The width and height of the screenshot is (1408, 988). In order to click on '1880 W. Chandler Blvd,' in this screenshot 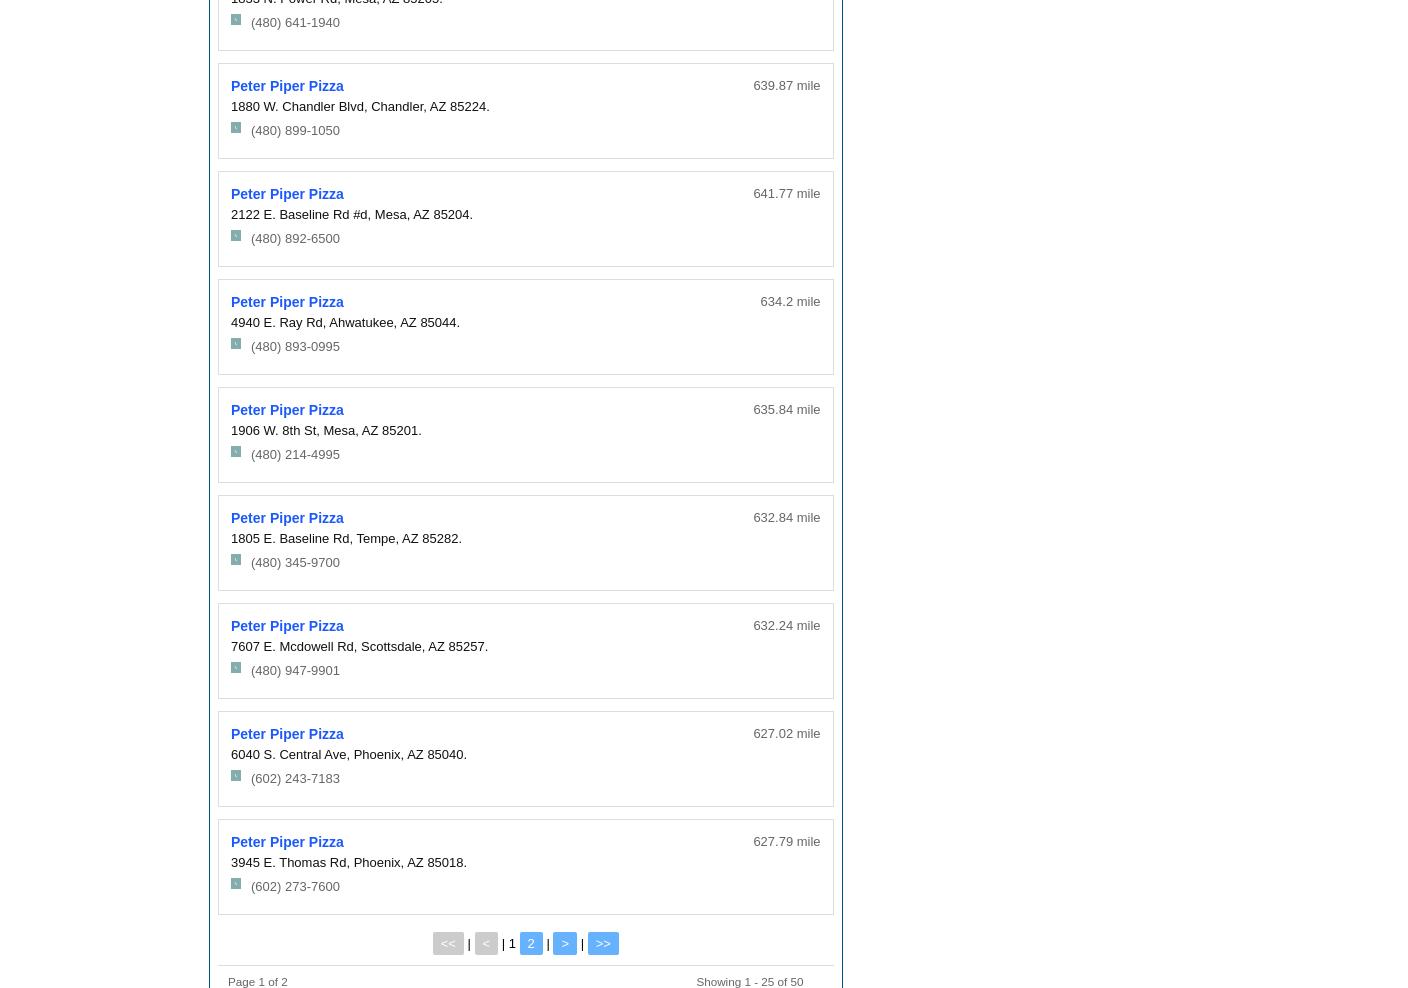, I will do `click(299, 105)`.